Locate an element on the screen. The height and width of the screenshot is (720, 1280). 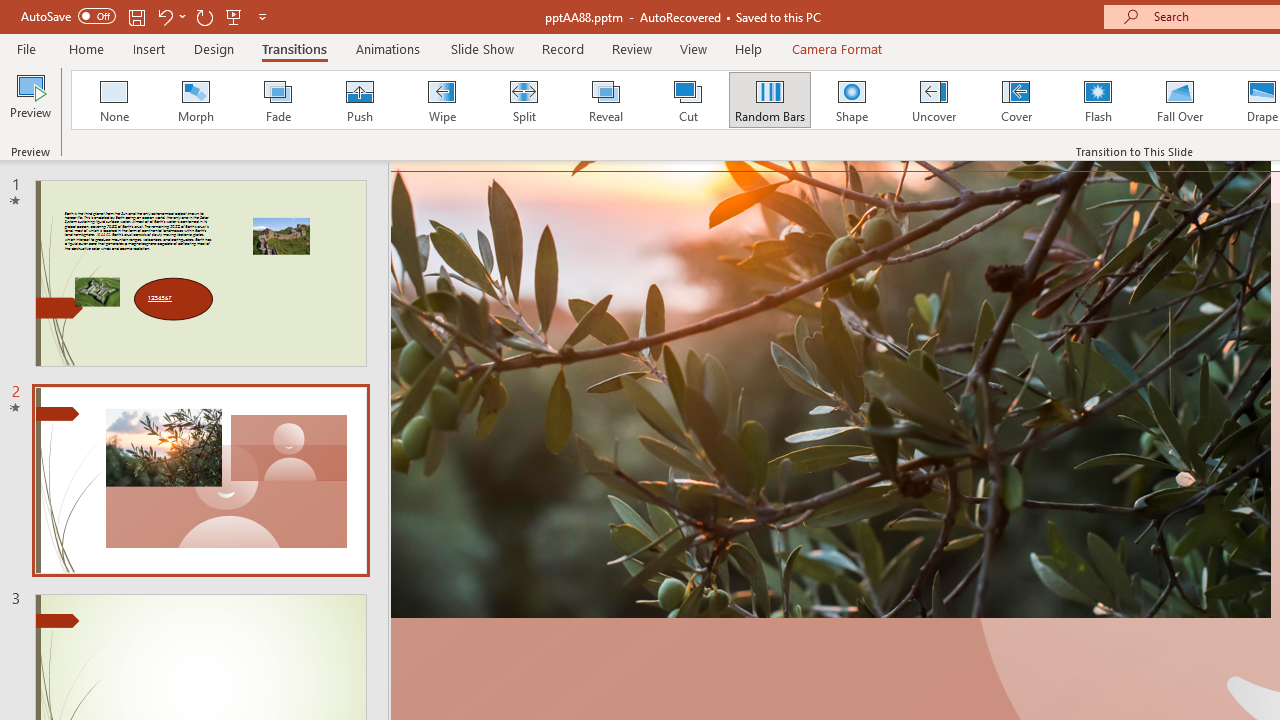
'Wipe' is located at coordinates (440, 100).